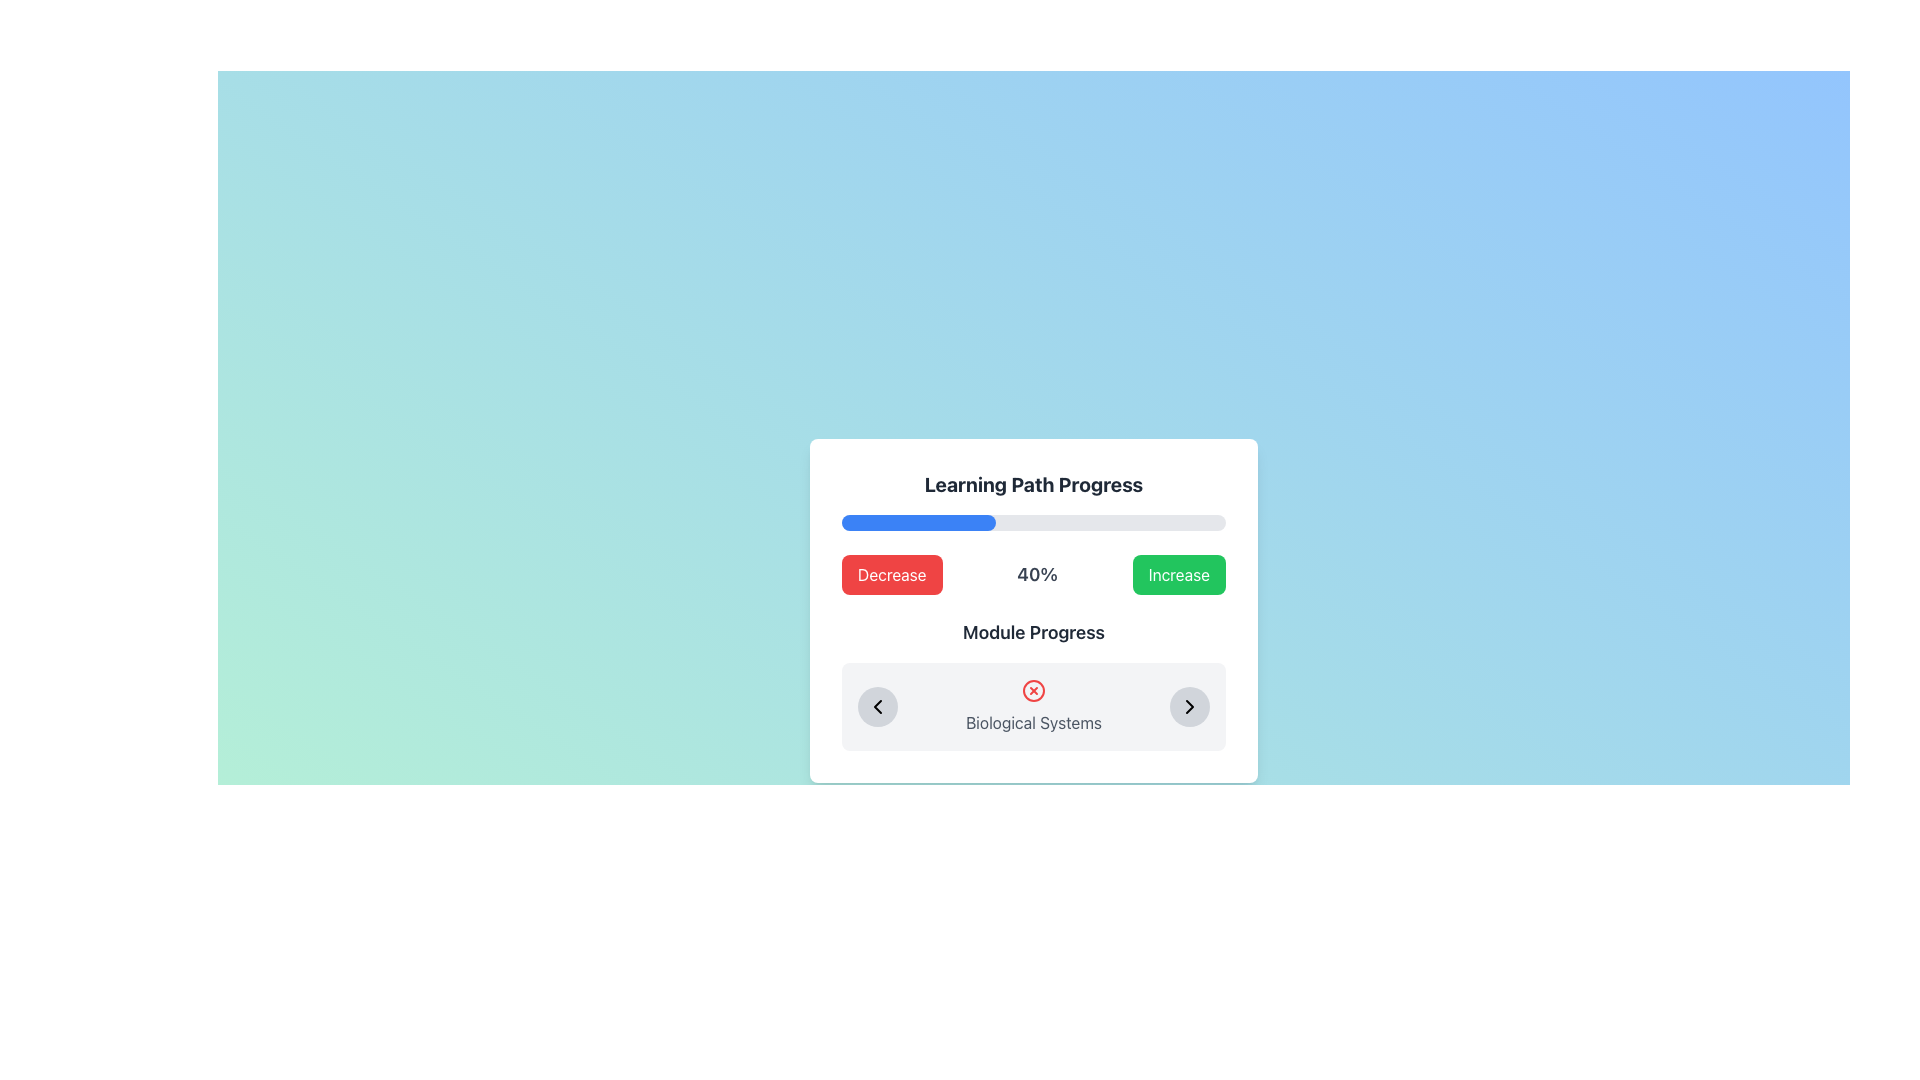 This screenshot has height=1080, width=1920. Describe the element at coordinates (980, 522) in the screenshot. I see `progress` at that location.